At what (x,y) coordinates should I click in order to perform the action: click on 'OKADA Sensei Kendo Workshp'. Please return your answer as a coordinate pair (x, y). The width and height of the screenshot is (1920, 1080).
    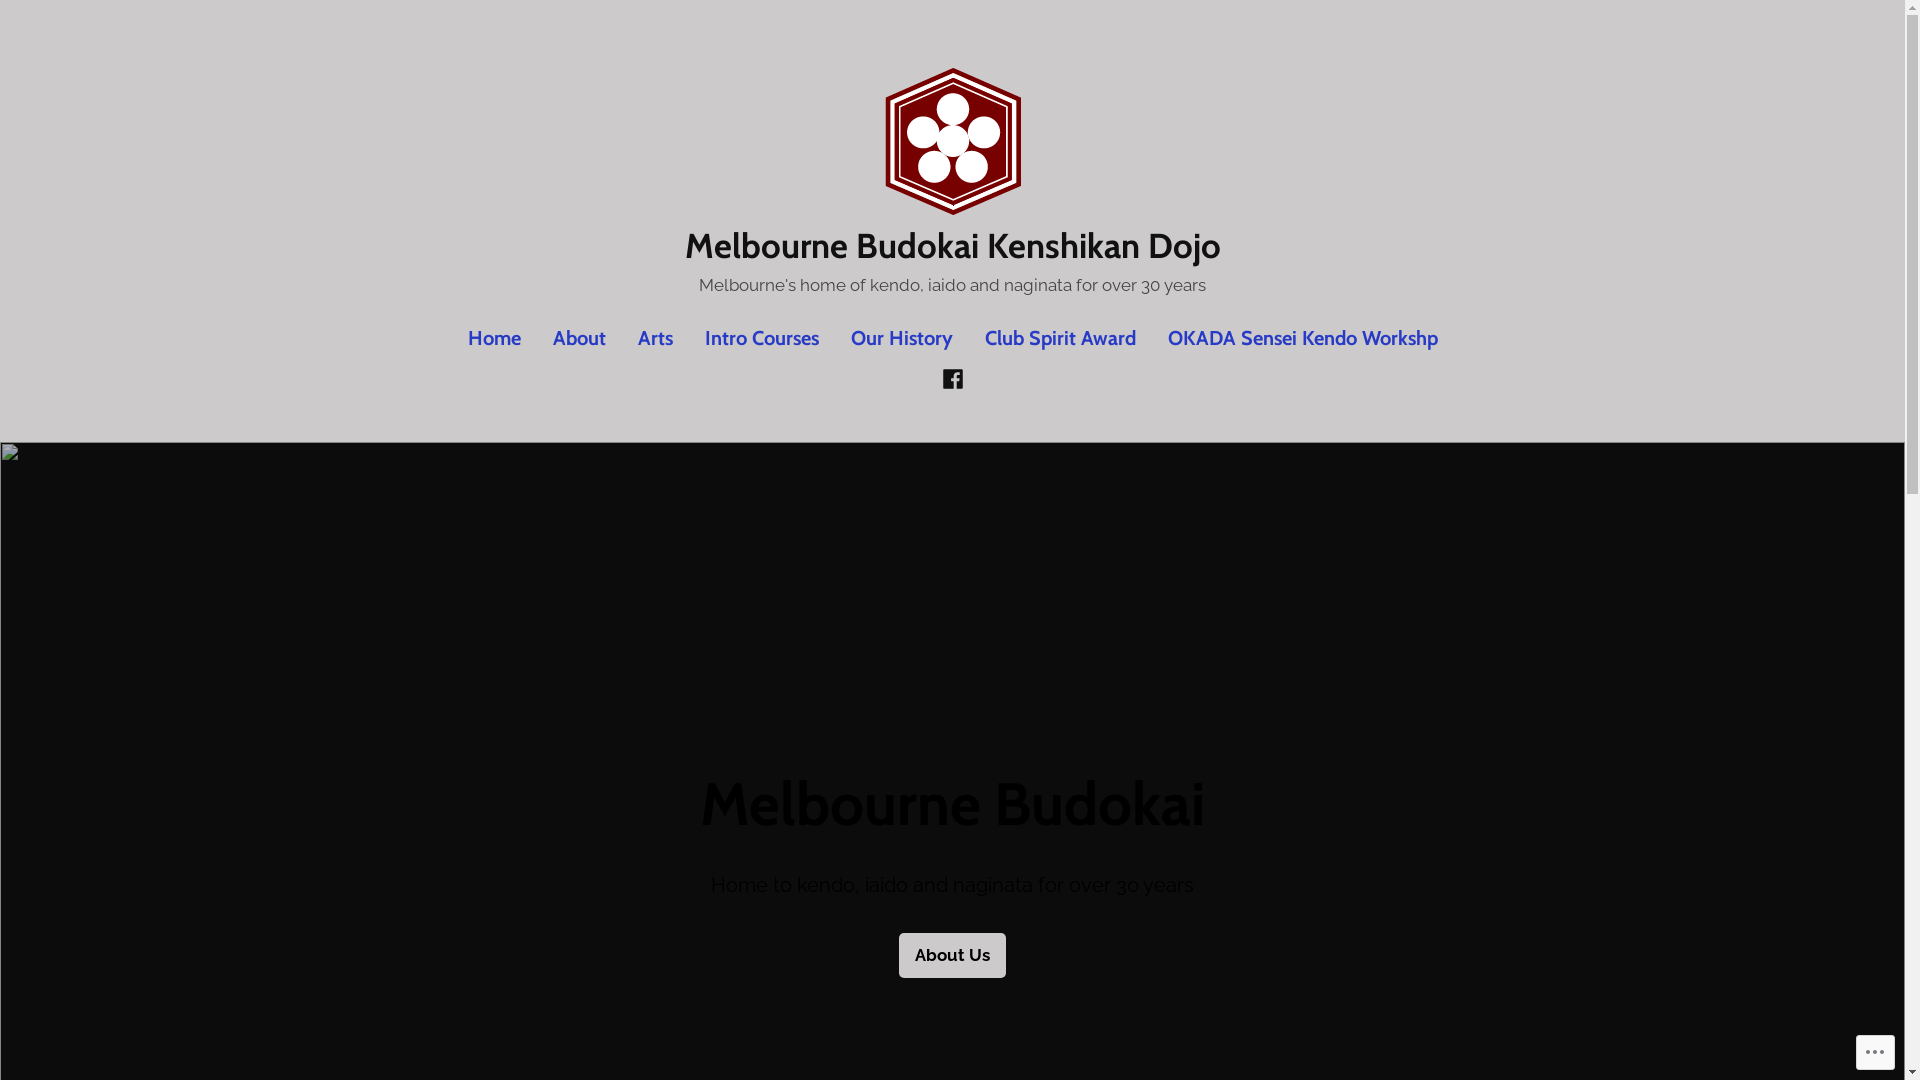
    Looking at the image, I should click on (1295, 336).